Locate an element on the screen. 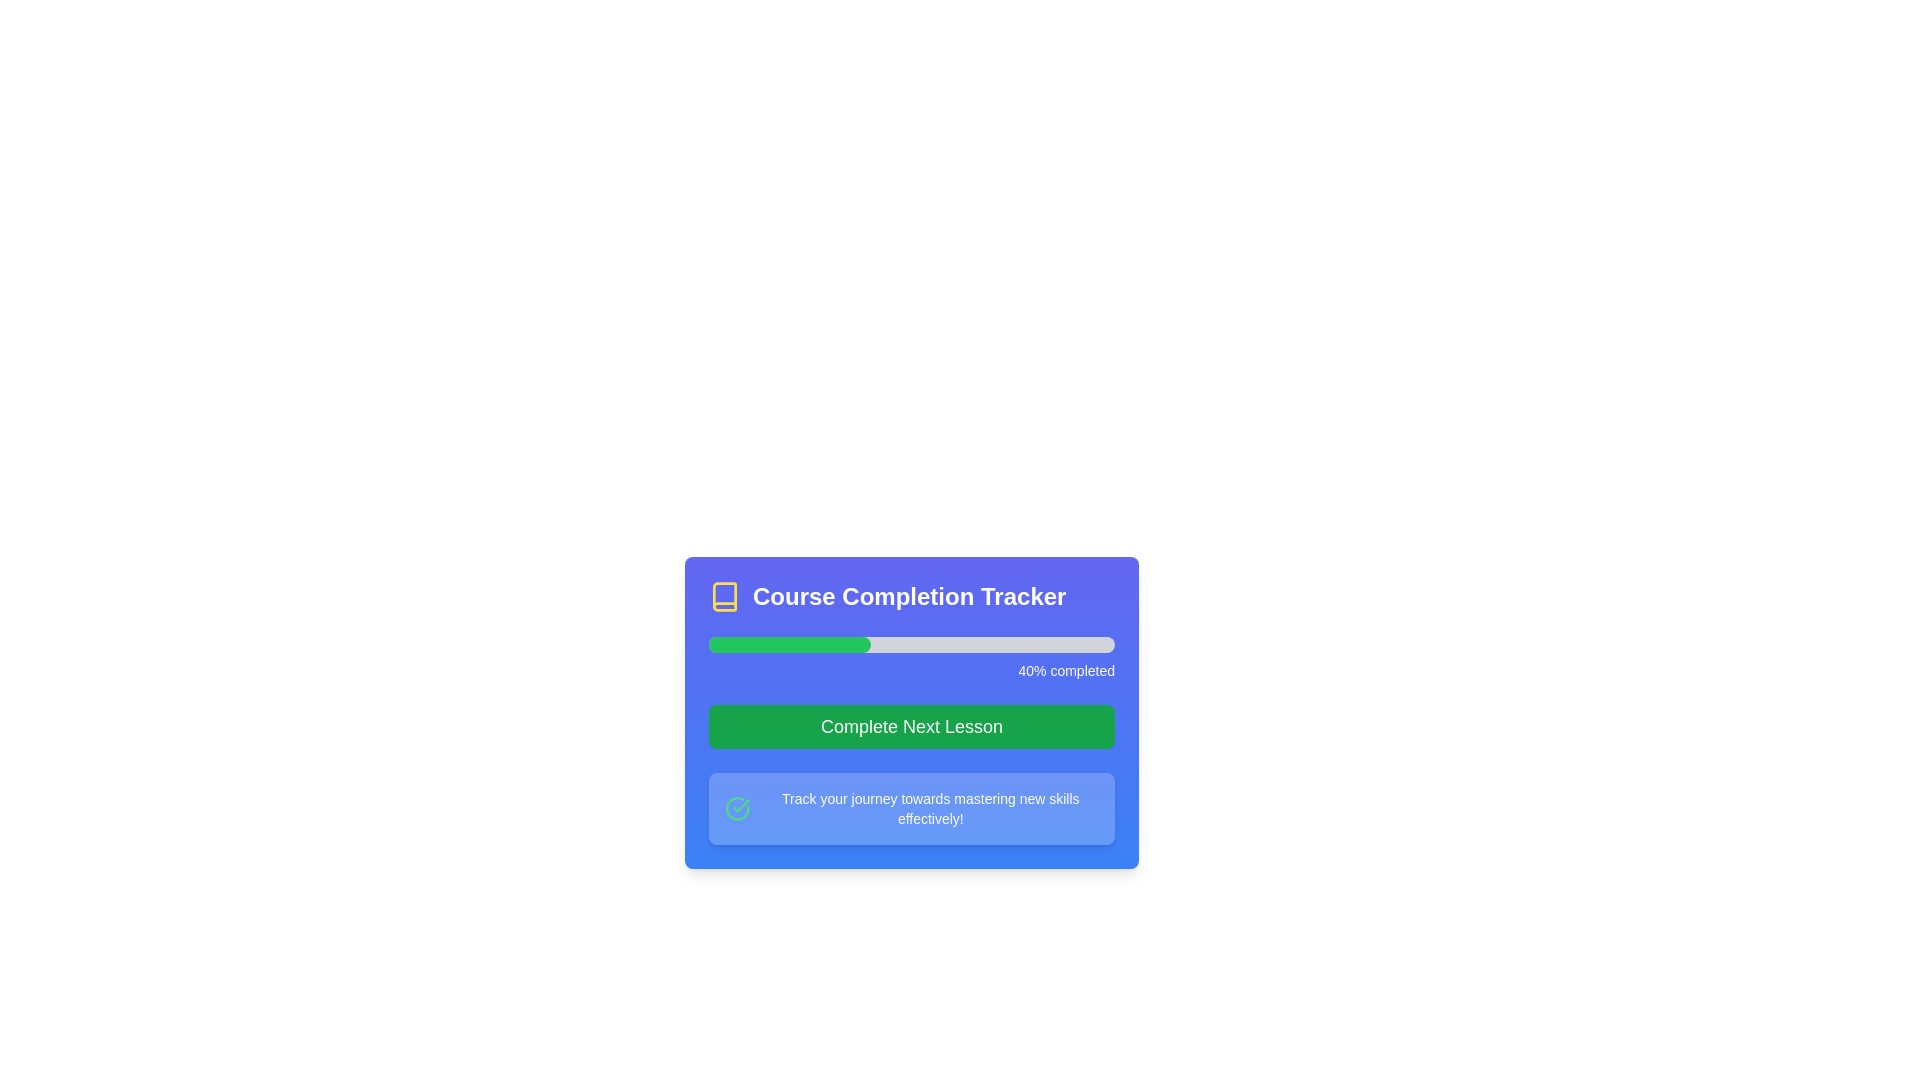  the green check mark icon, which signifies correctness or completion, located next to the phrase 'Track your journey towards mastering new skills effectively!' in the bottom section of the 'Course Completion Tracker' box is located at coordinates (736, 808).